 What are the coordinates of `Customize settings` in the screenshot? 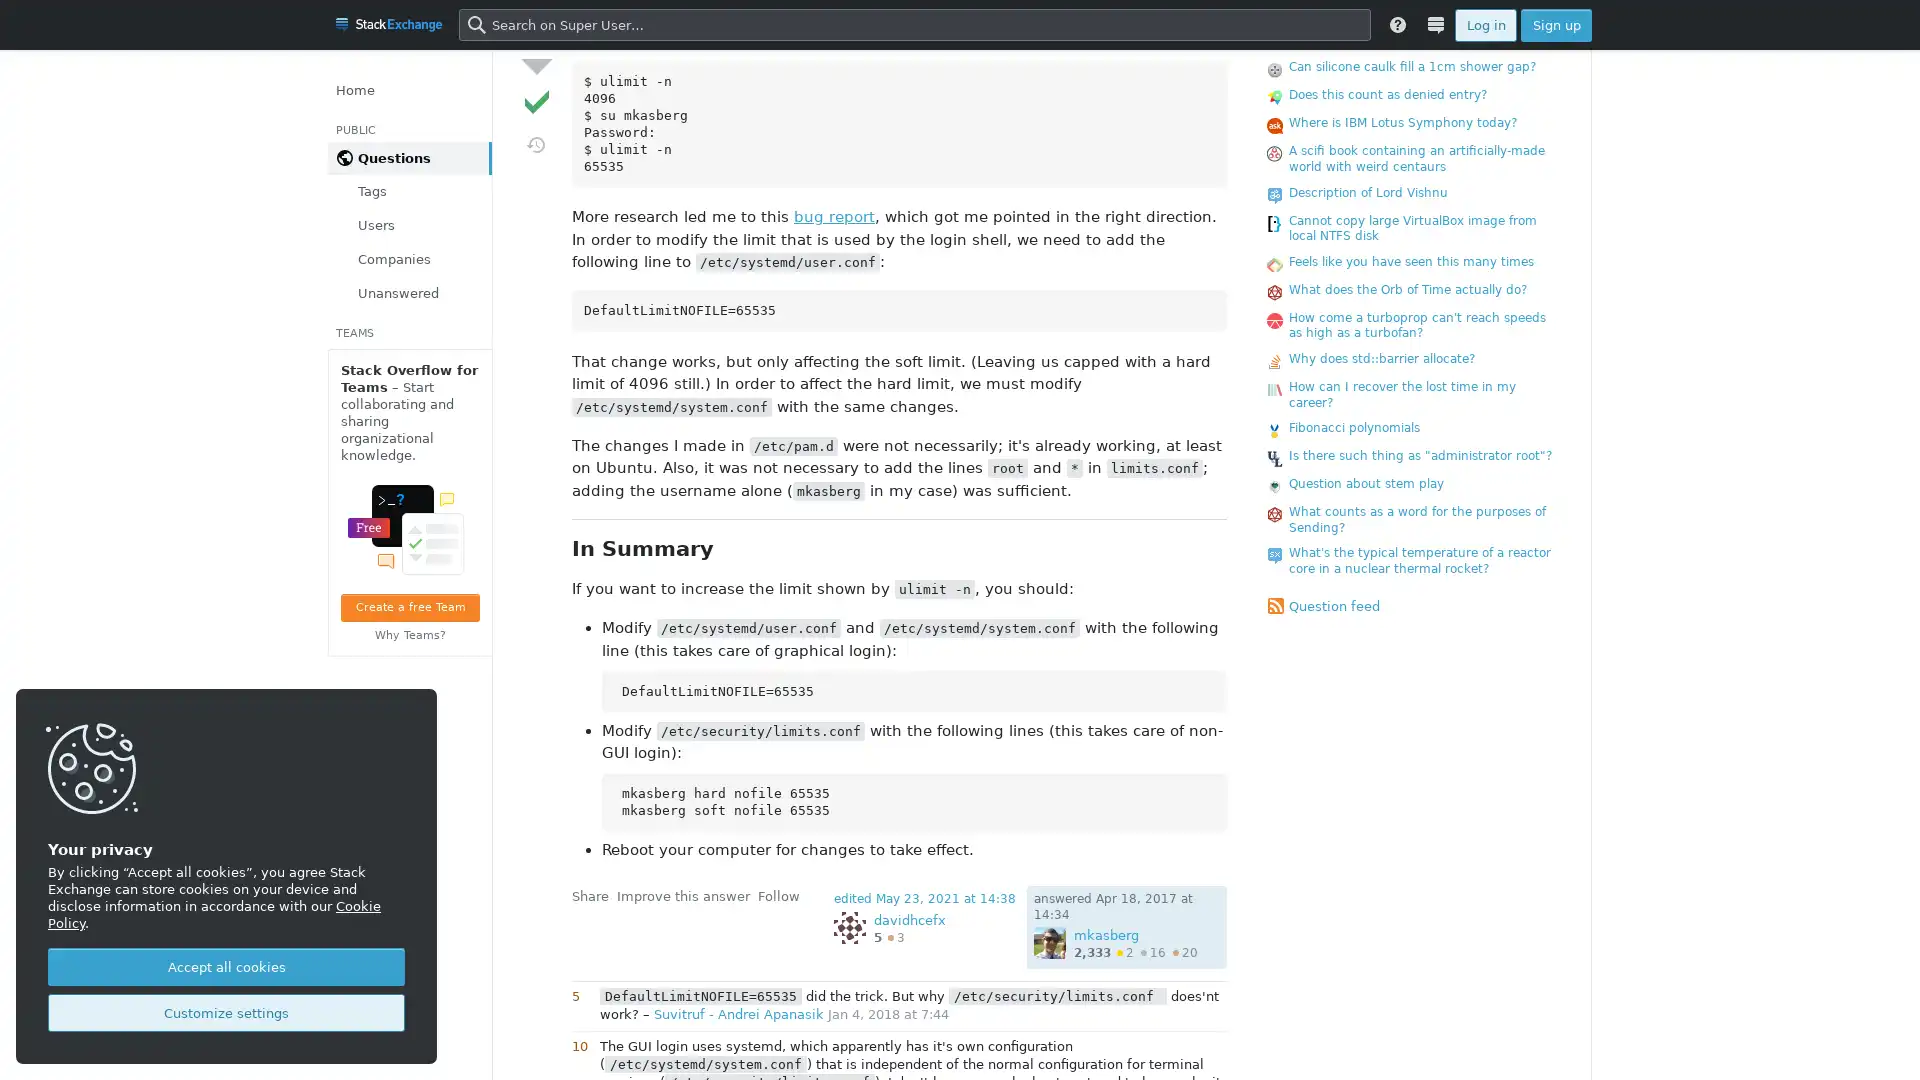 It's located at (226, 1013).